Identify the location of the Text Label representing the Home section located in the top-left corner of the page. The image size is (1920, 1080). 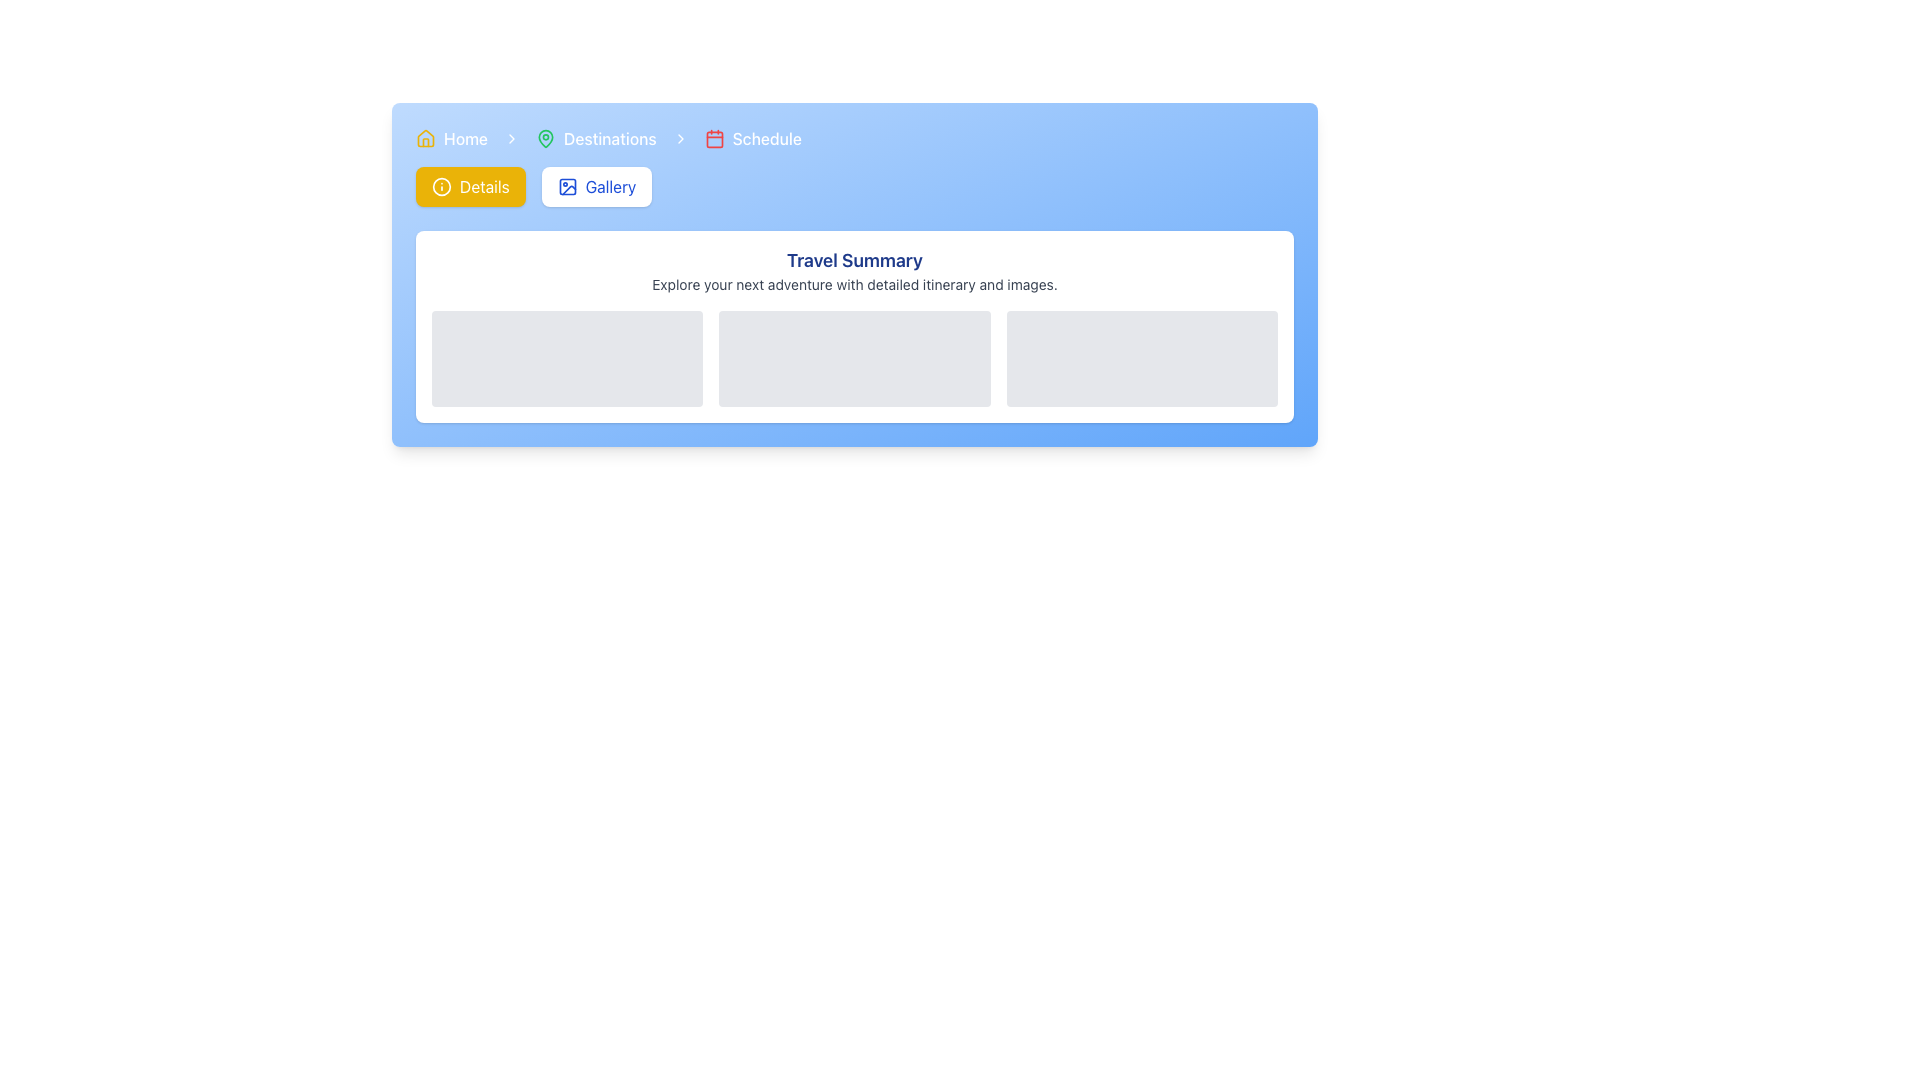
(464, 137).